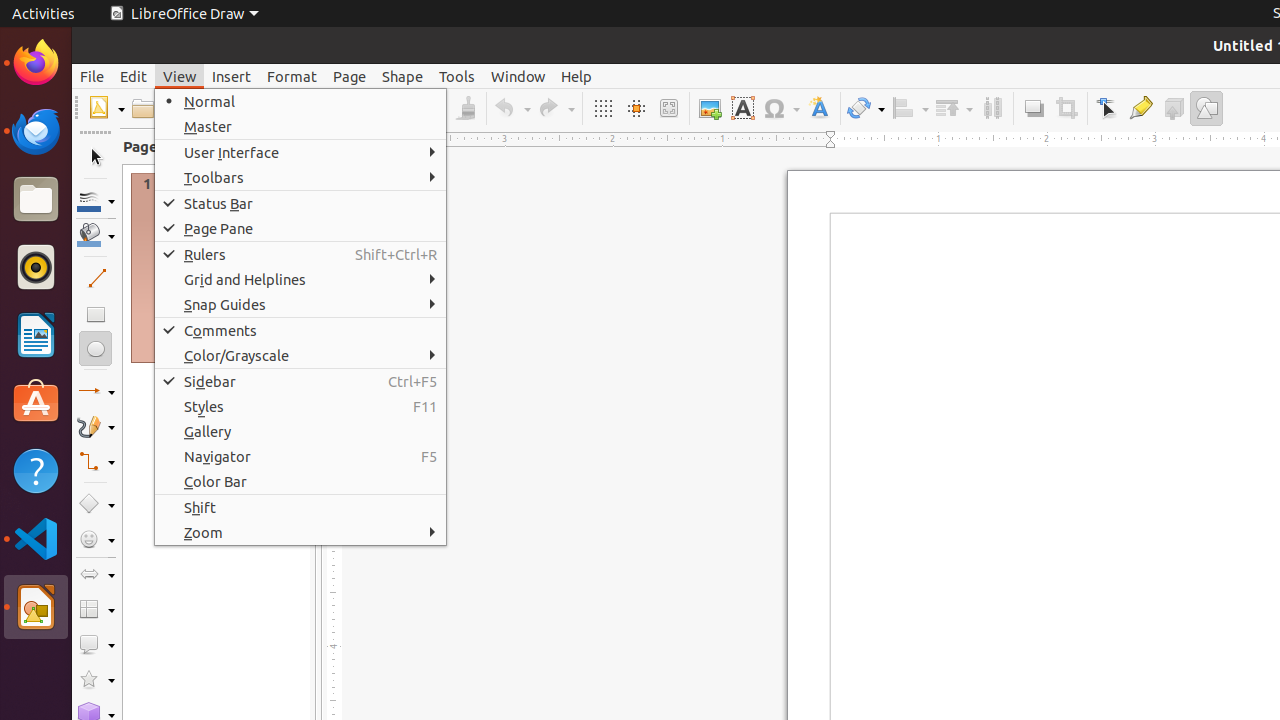  I want to click on 'View', so click(179, 75).